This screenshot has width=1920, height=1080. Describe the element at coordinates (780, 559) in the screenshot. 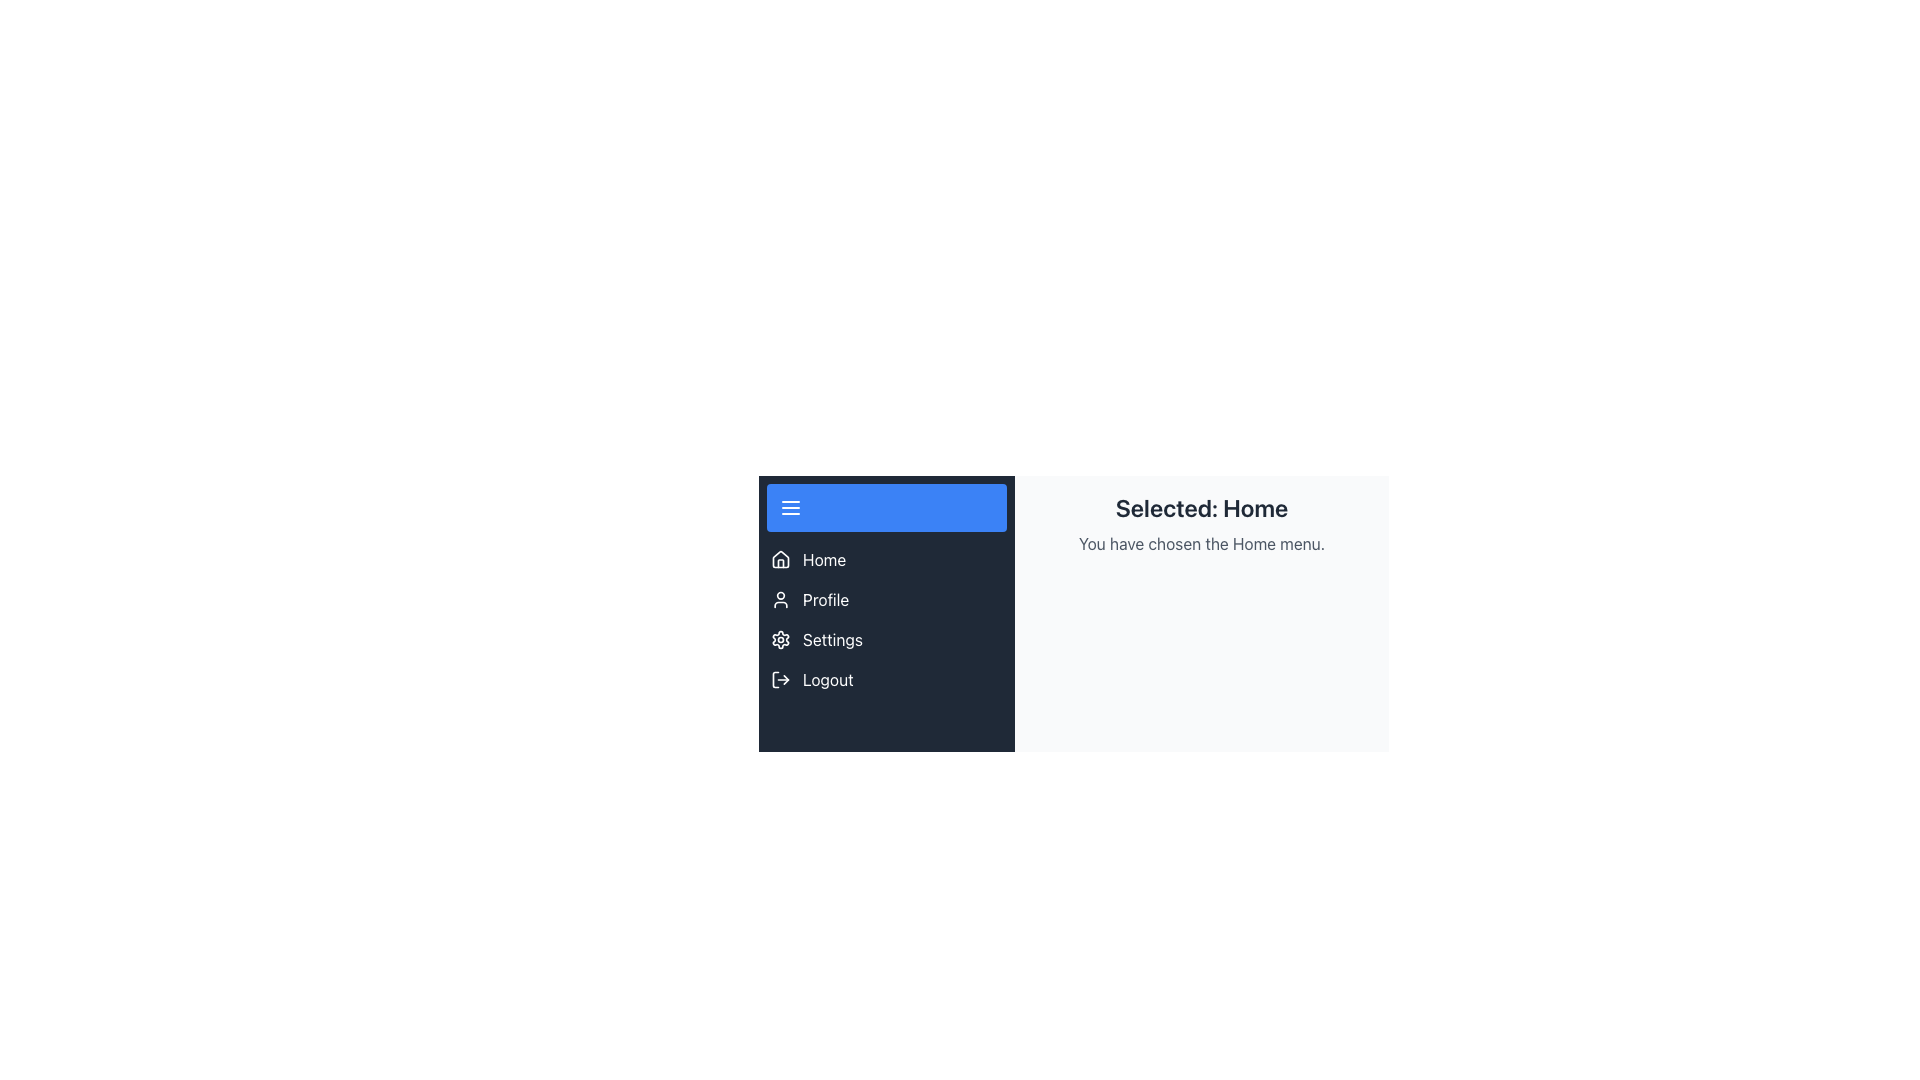

I see `the 'Home' icon represented by an SVG of a house in the left sidebar of the navigation bar` at that location.